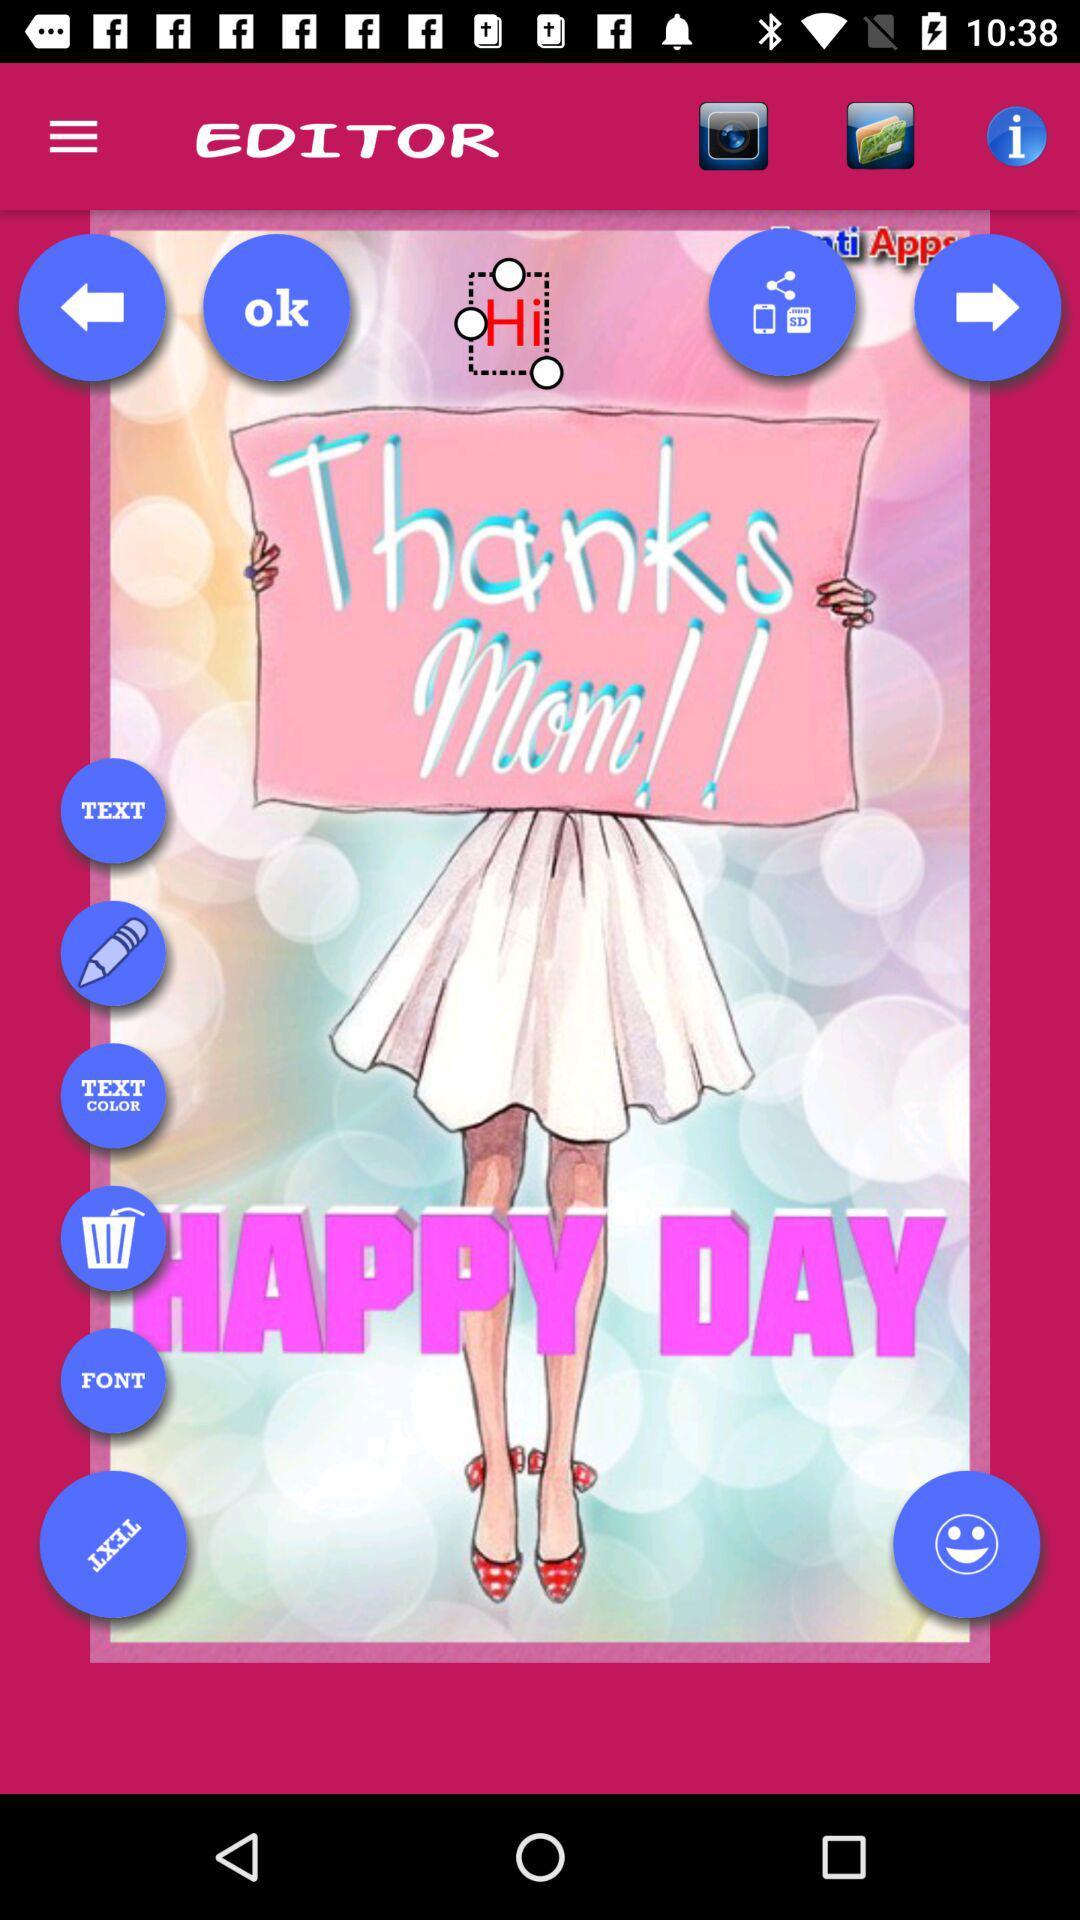  What do you see at coordinates (72, 135) in the screenshot?
I see `the icon to the left of editor` at bounding box center [72, 135].